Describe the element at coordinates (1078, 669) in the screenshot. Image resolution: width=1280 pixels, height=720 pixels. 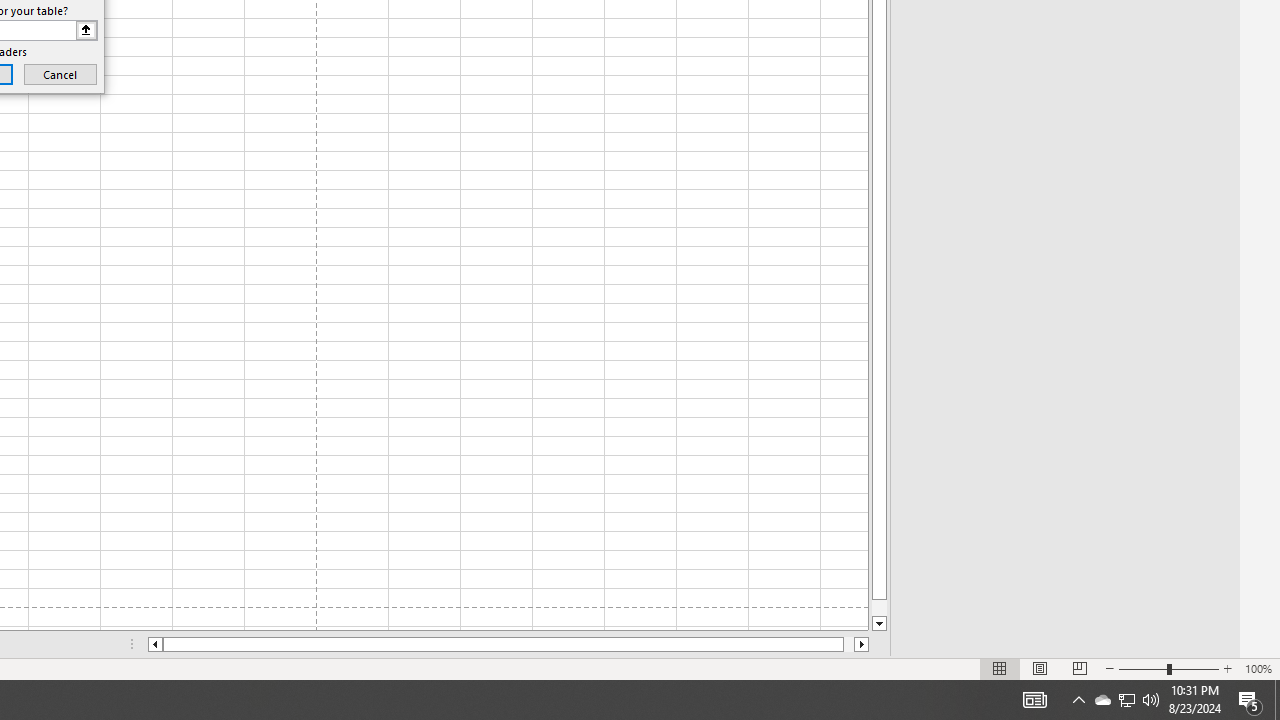
I see `'Page Break Preview'` at that location.